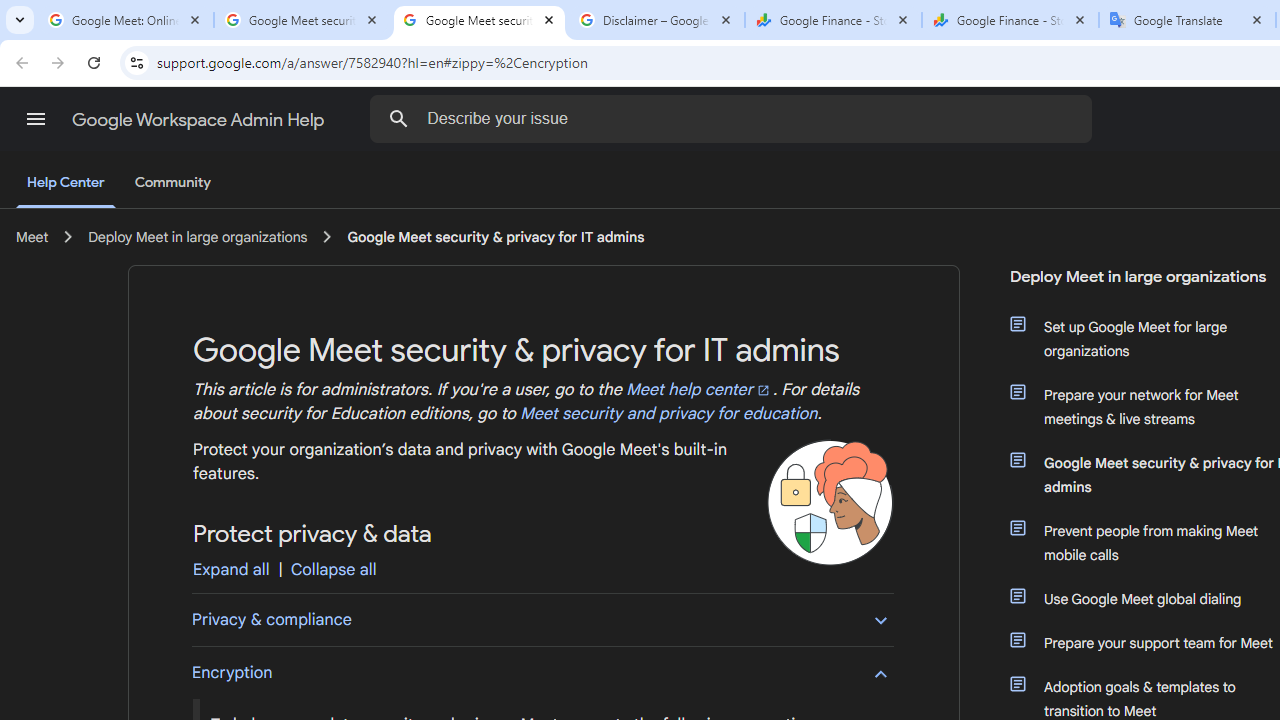  Describe the element at coordinates (172, 183) in the screenshot. I see `'Community'` at that location.